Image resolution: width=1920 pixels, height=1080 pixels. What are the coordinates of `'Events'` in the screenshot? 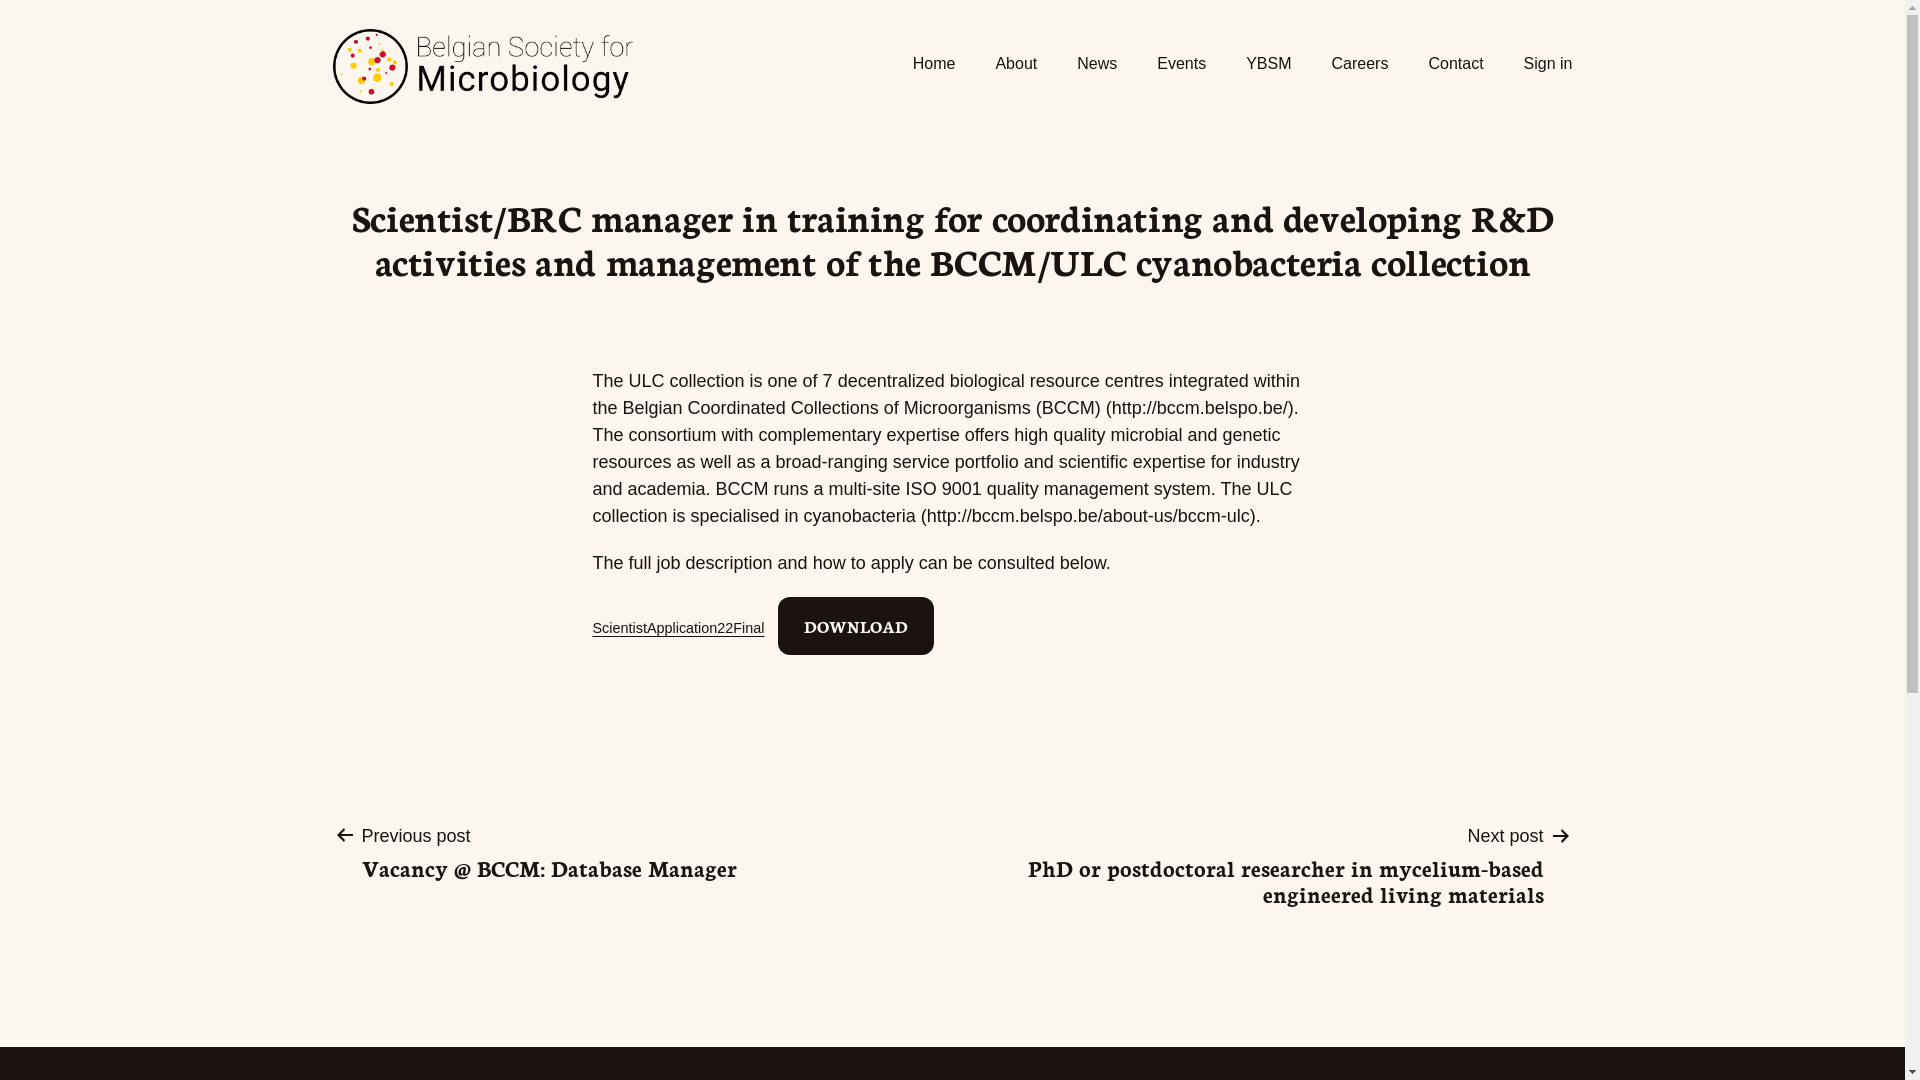 It's located at (1181, 63).